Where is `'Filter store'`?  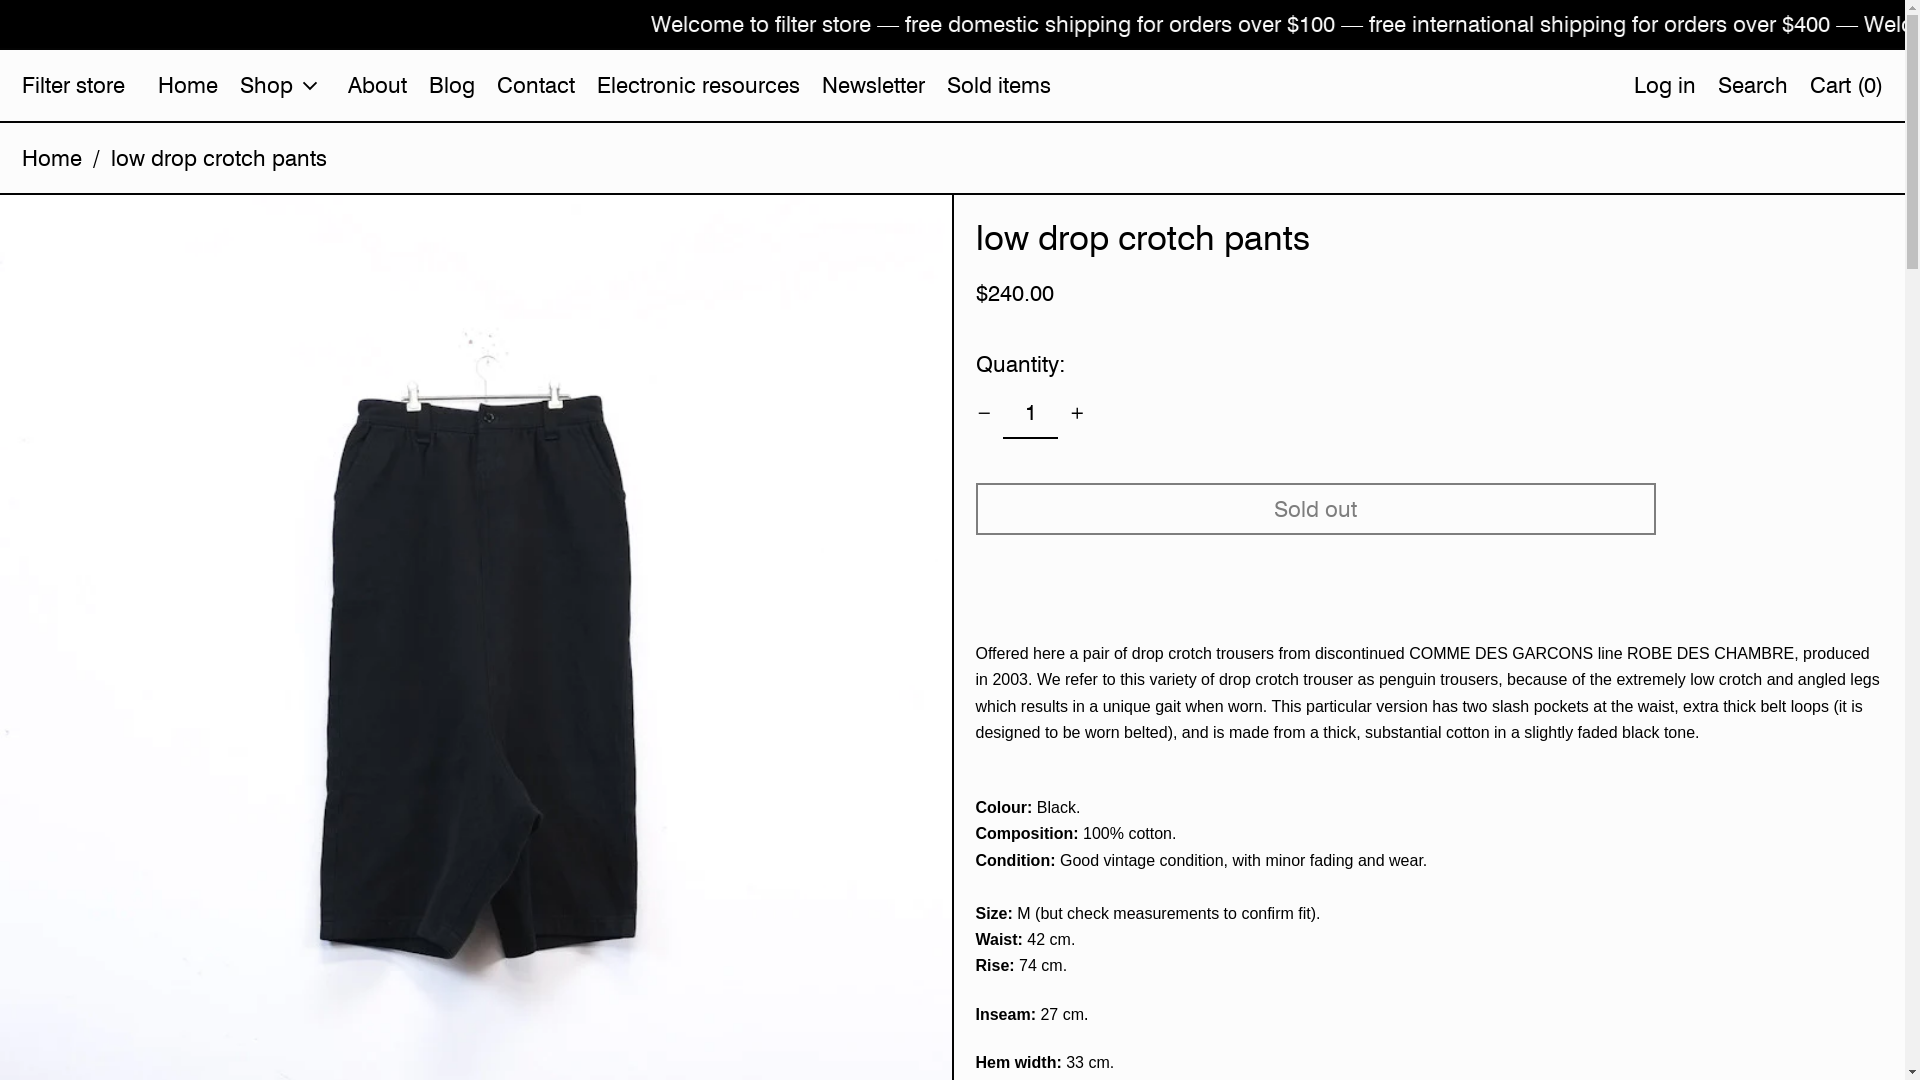
'Filter store' is located at coordinates (22, 83).